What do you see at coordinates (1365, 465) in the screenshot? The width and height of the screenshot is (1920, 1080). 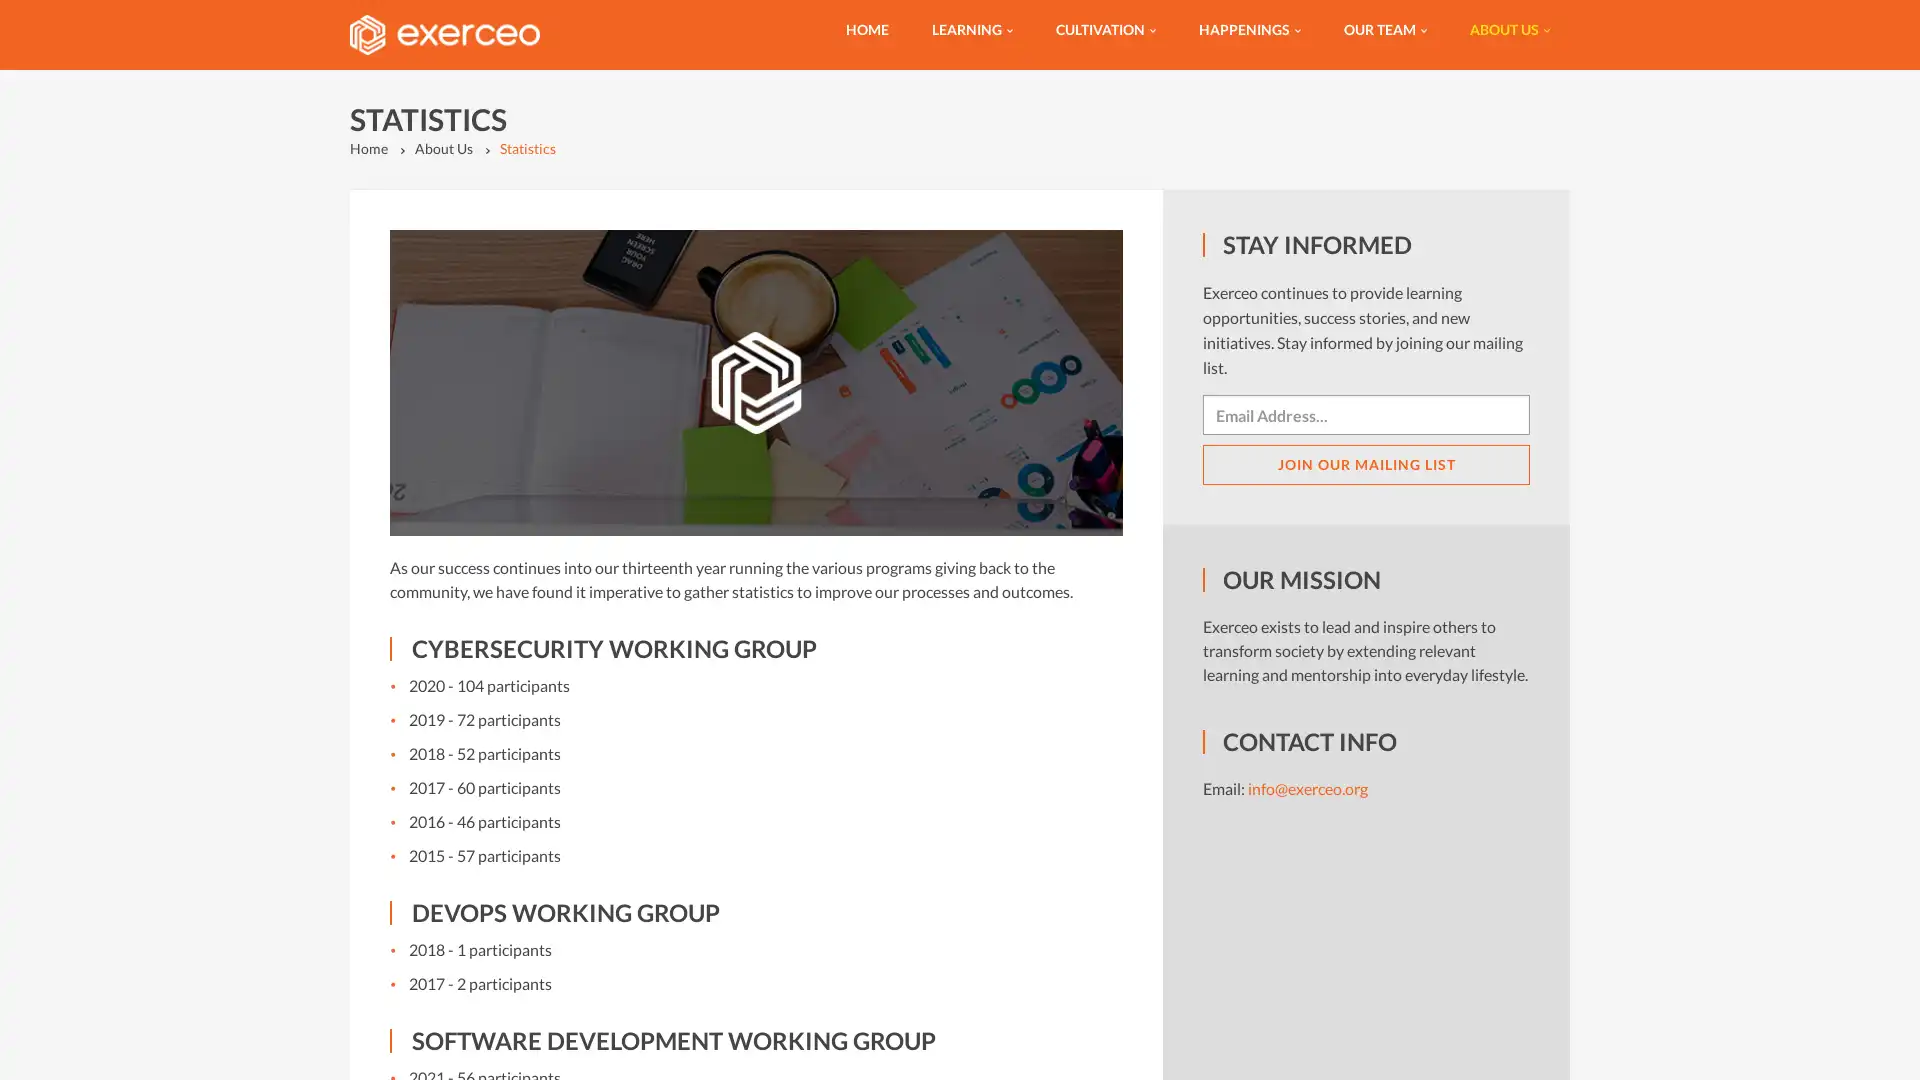 I see `JOIN OUR MAILING LIST` at bounding box center [1365, 465].